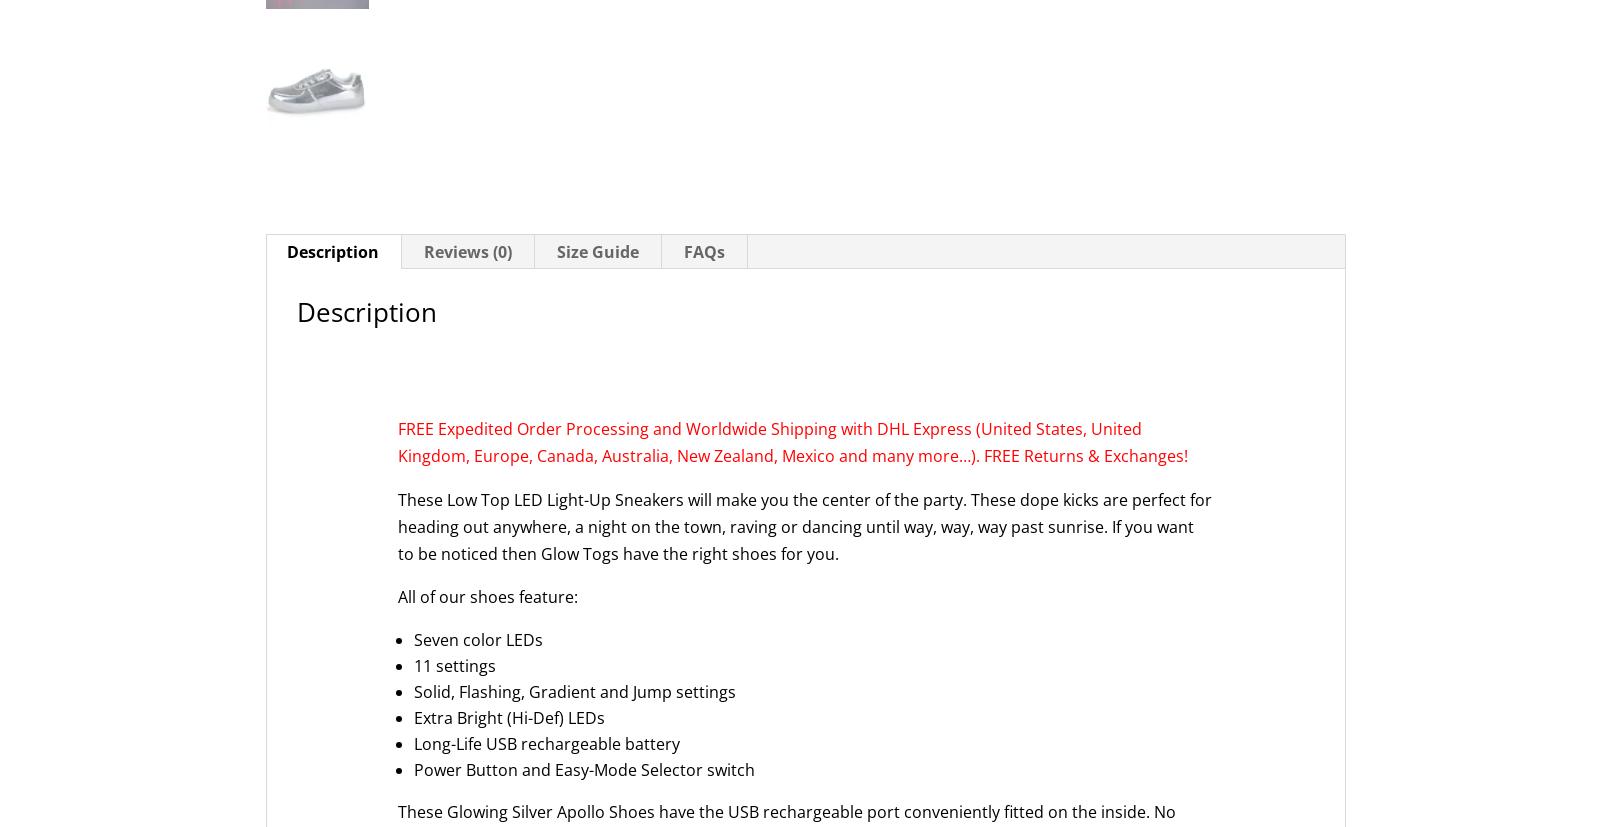 The image size is (1611, 827). What do you see at coordinates (398, 597) in the screenshot?
I see `'All of our shoes feature:'` at bounding box center [398, 597].